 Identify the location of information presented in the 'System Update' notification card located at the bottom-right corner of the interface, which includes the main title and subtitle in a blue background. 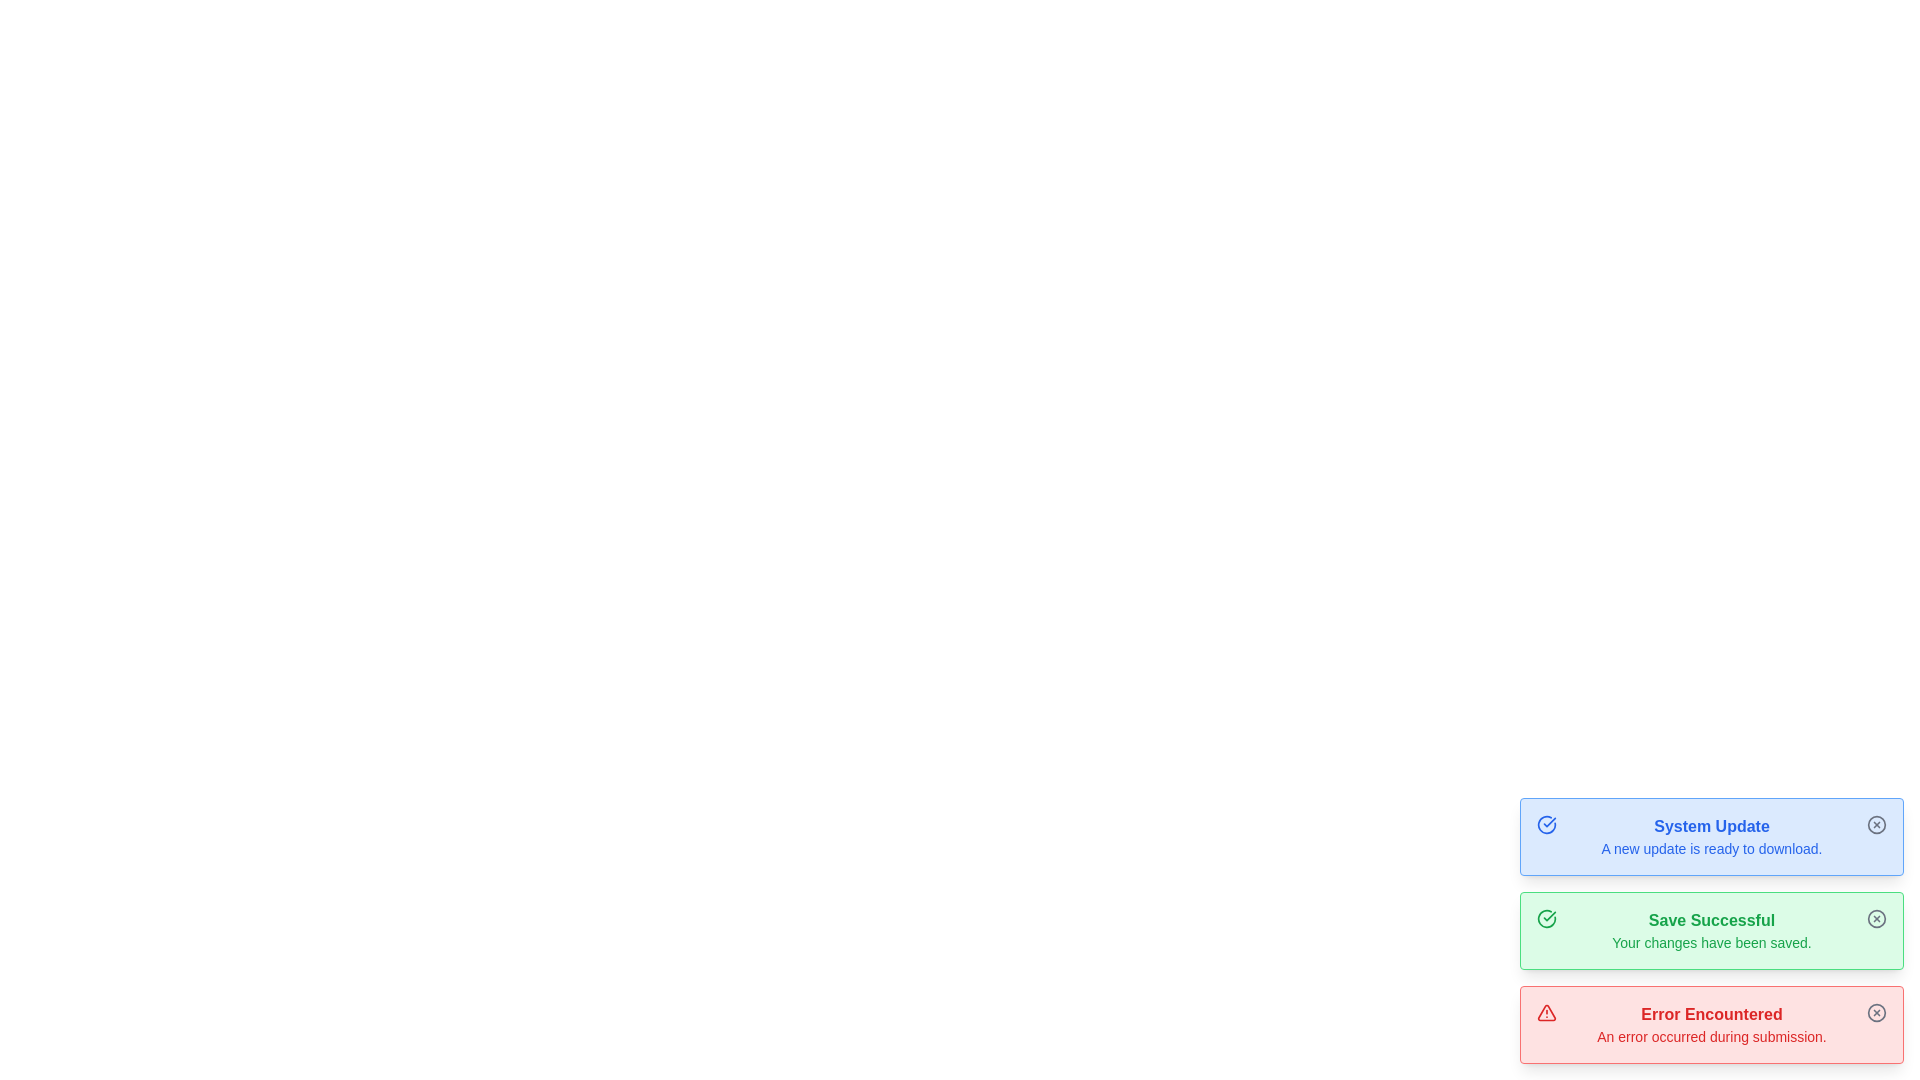
(1711, 837).